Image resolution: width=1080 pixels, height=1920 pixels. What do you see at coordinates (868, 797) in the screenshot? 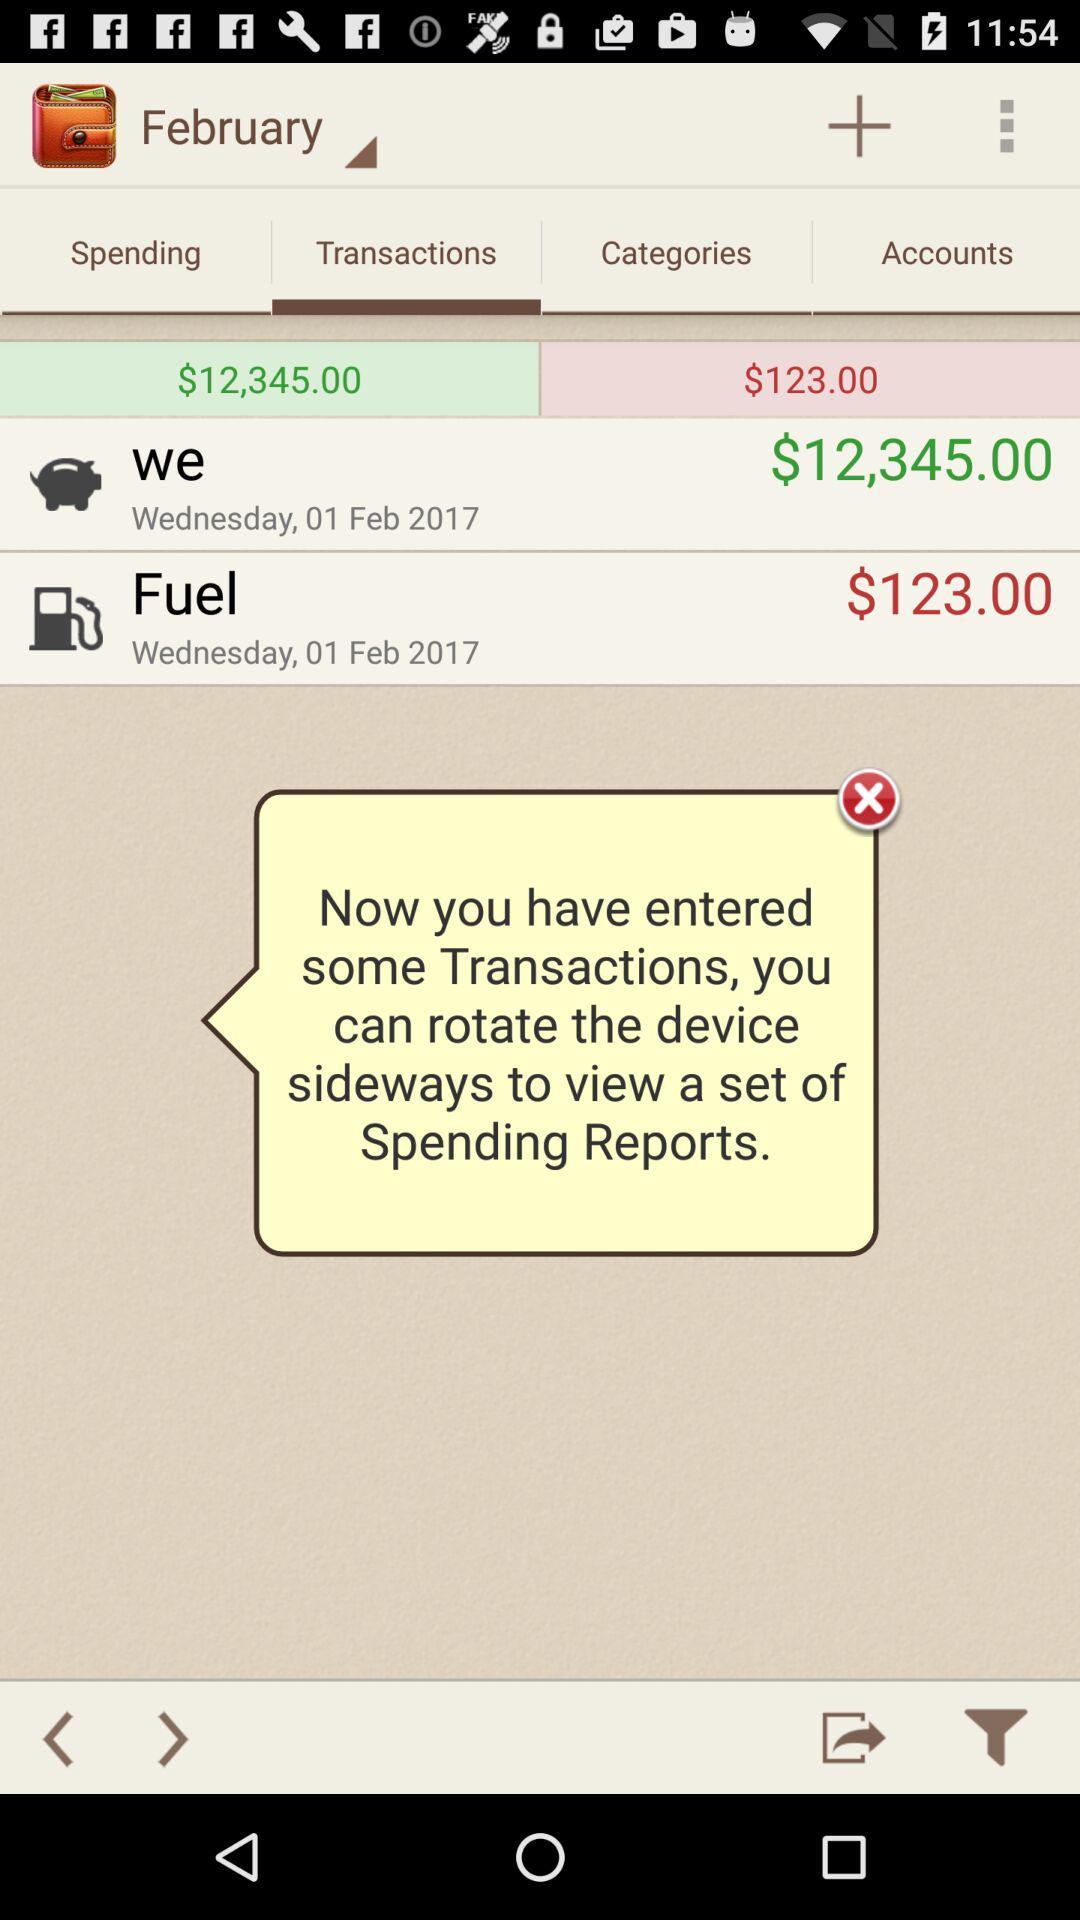
I see `app below the $123.00 icon` at bounding box center [868, 797].